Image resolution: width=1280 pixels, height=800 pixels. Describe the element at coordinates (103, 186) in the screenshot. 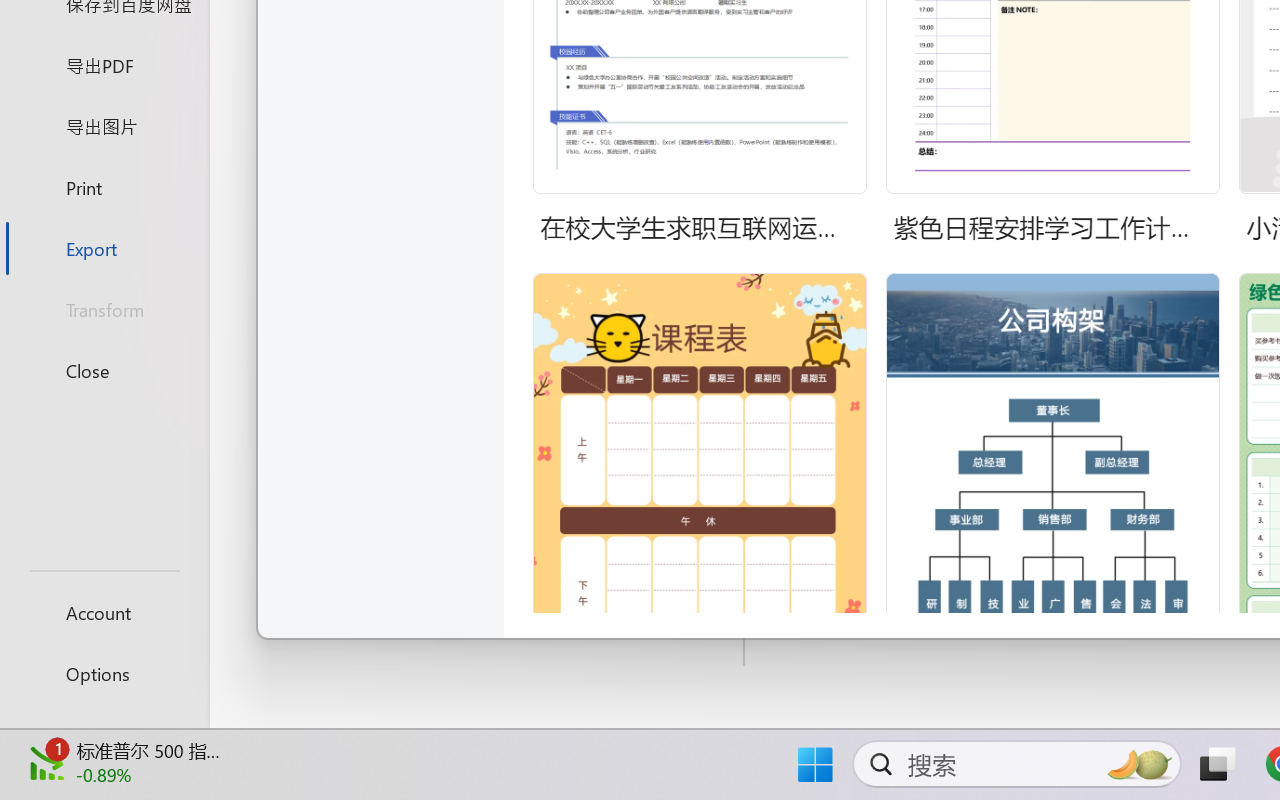

I see `'Print'` at that location.